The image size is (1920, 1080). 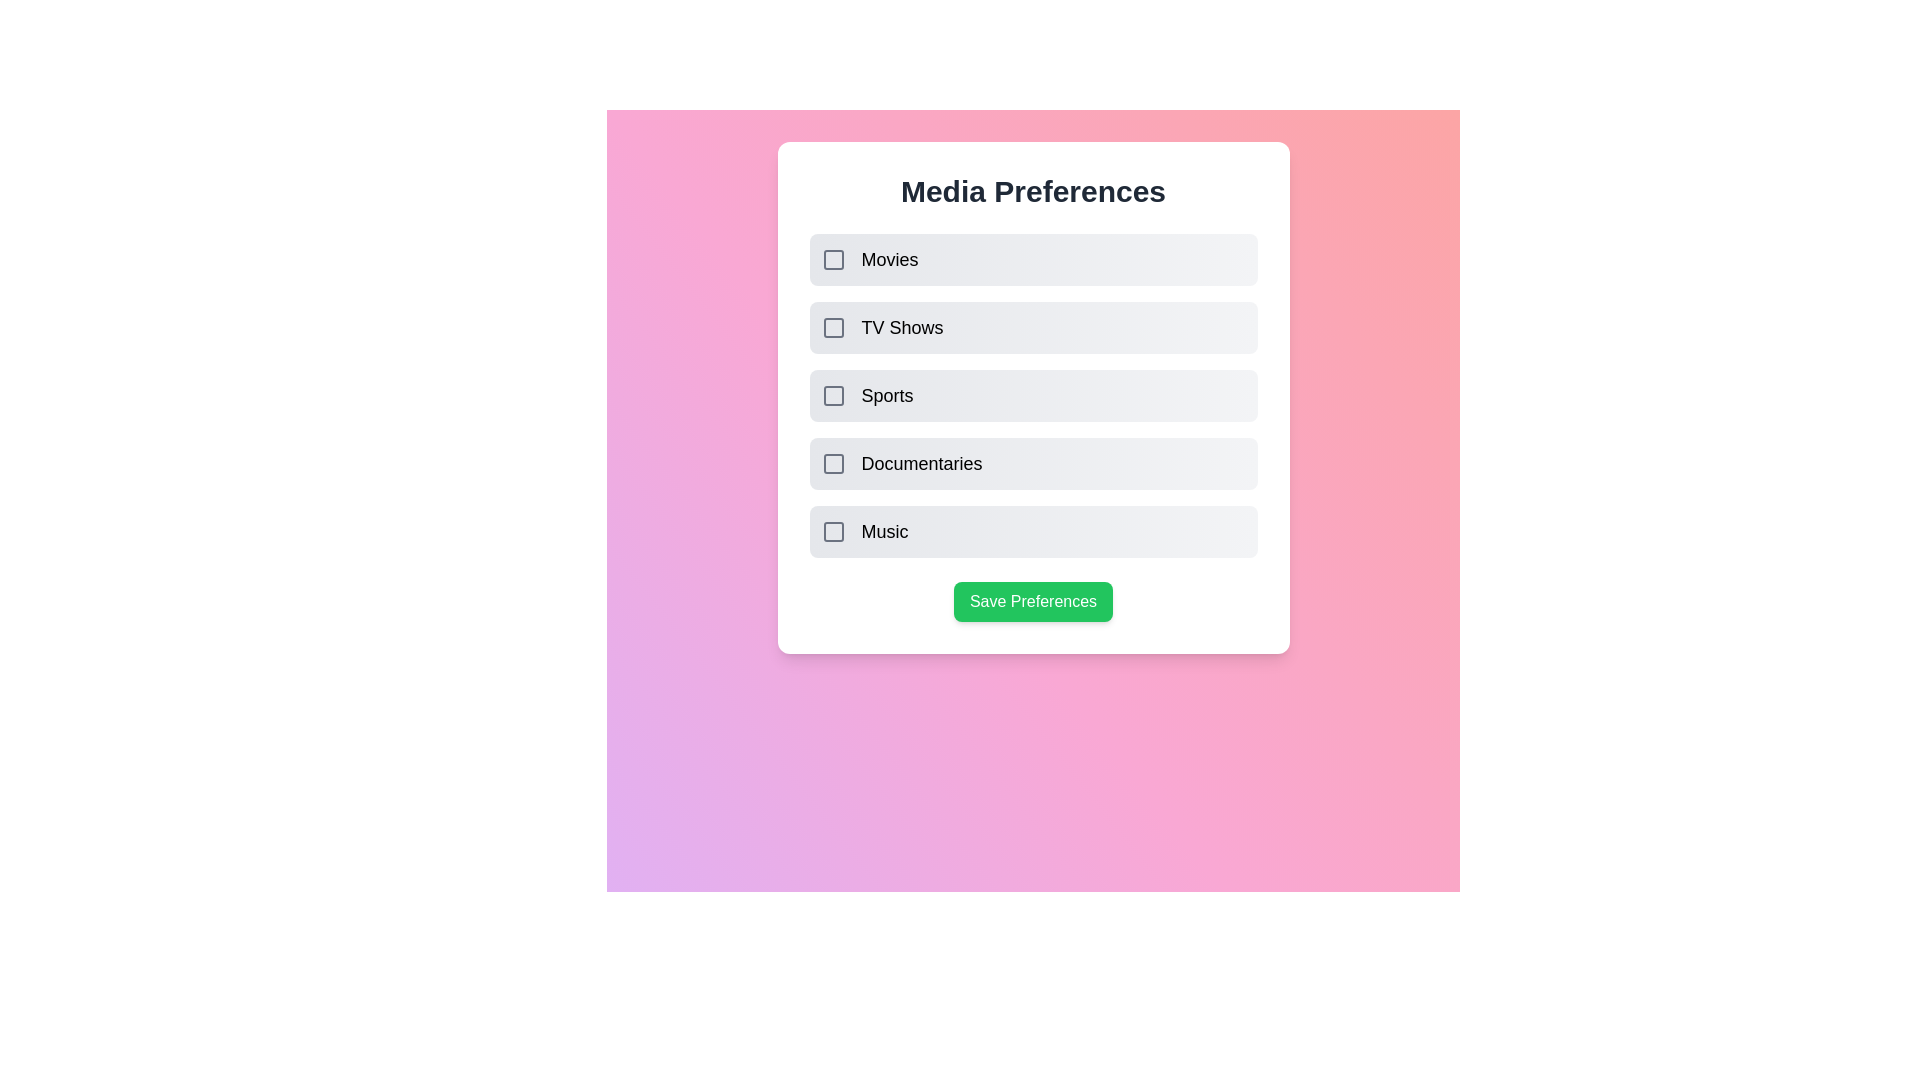 What do you see at coordinates (1033, 326) in the screenshot?
I see `the item TV Shows to see the hover effect` at bounding box center [1033, 326].